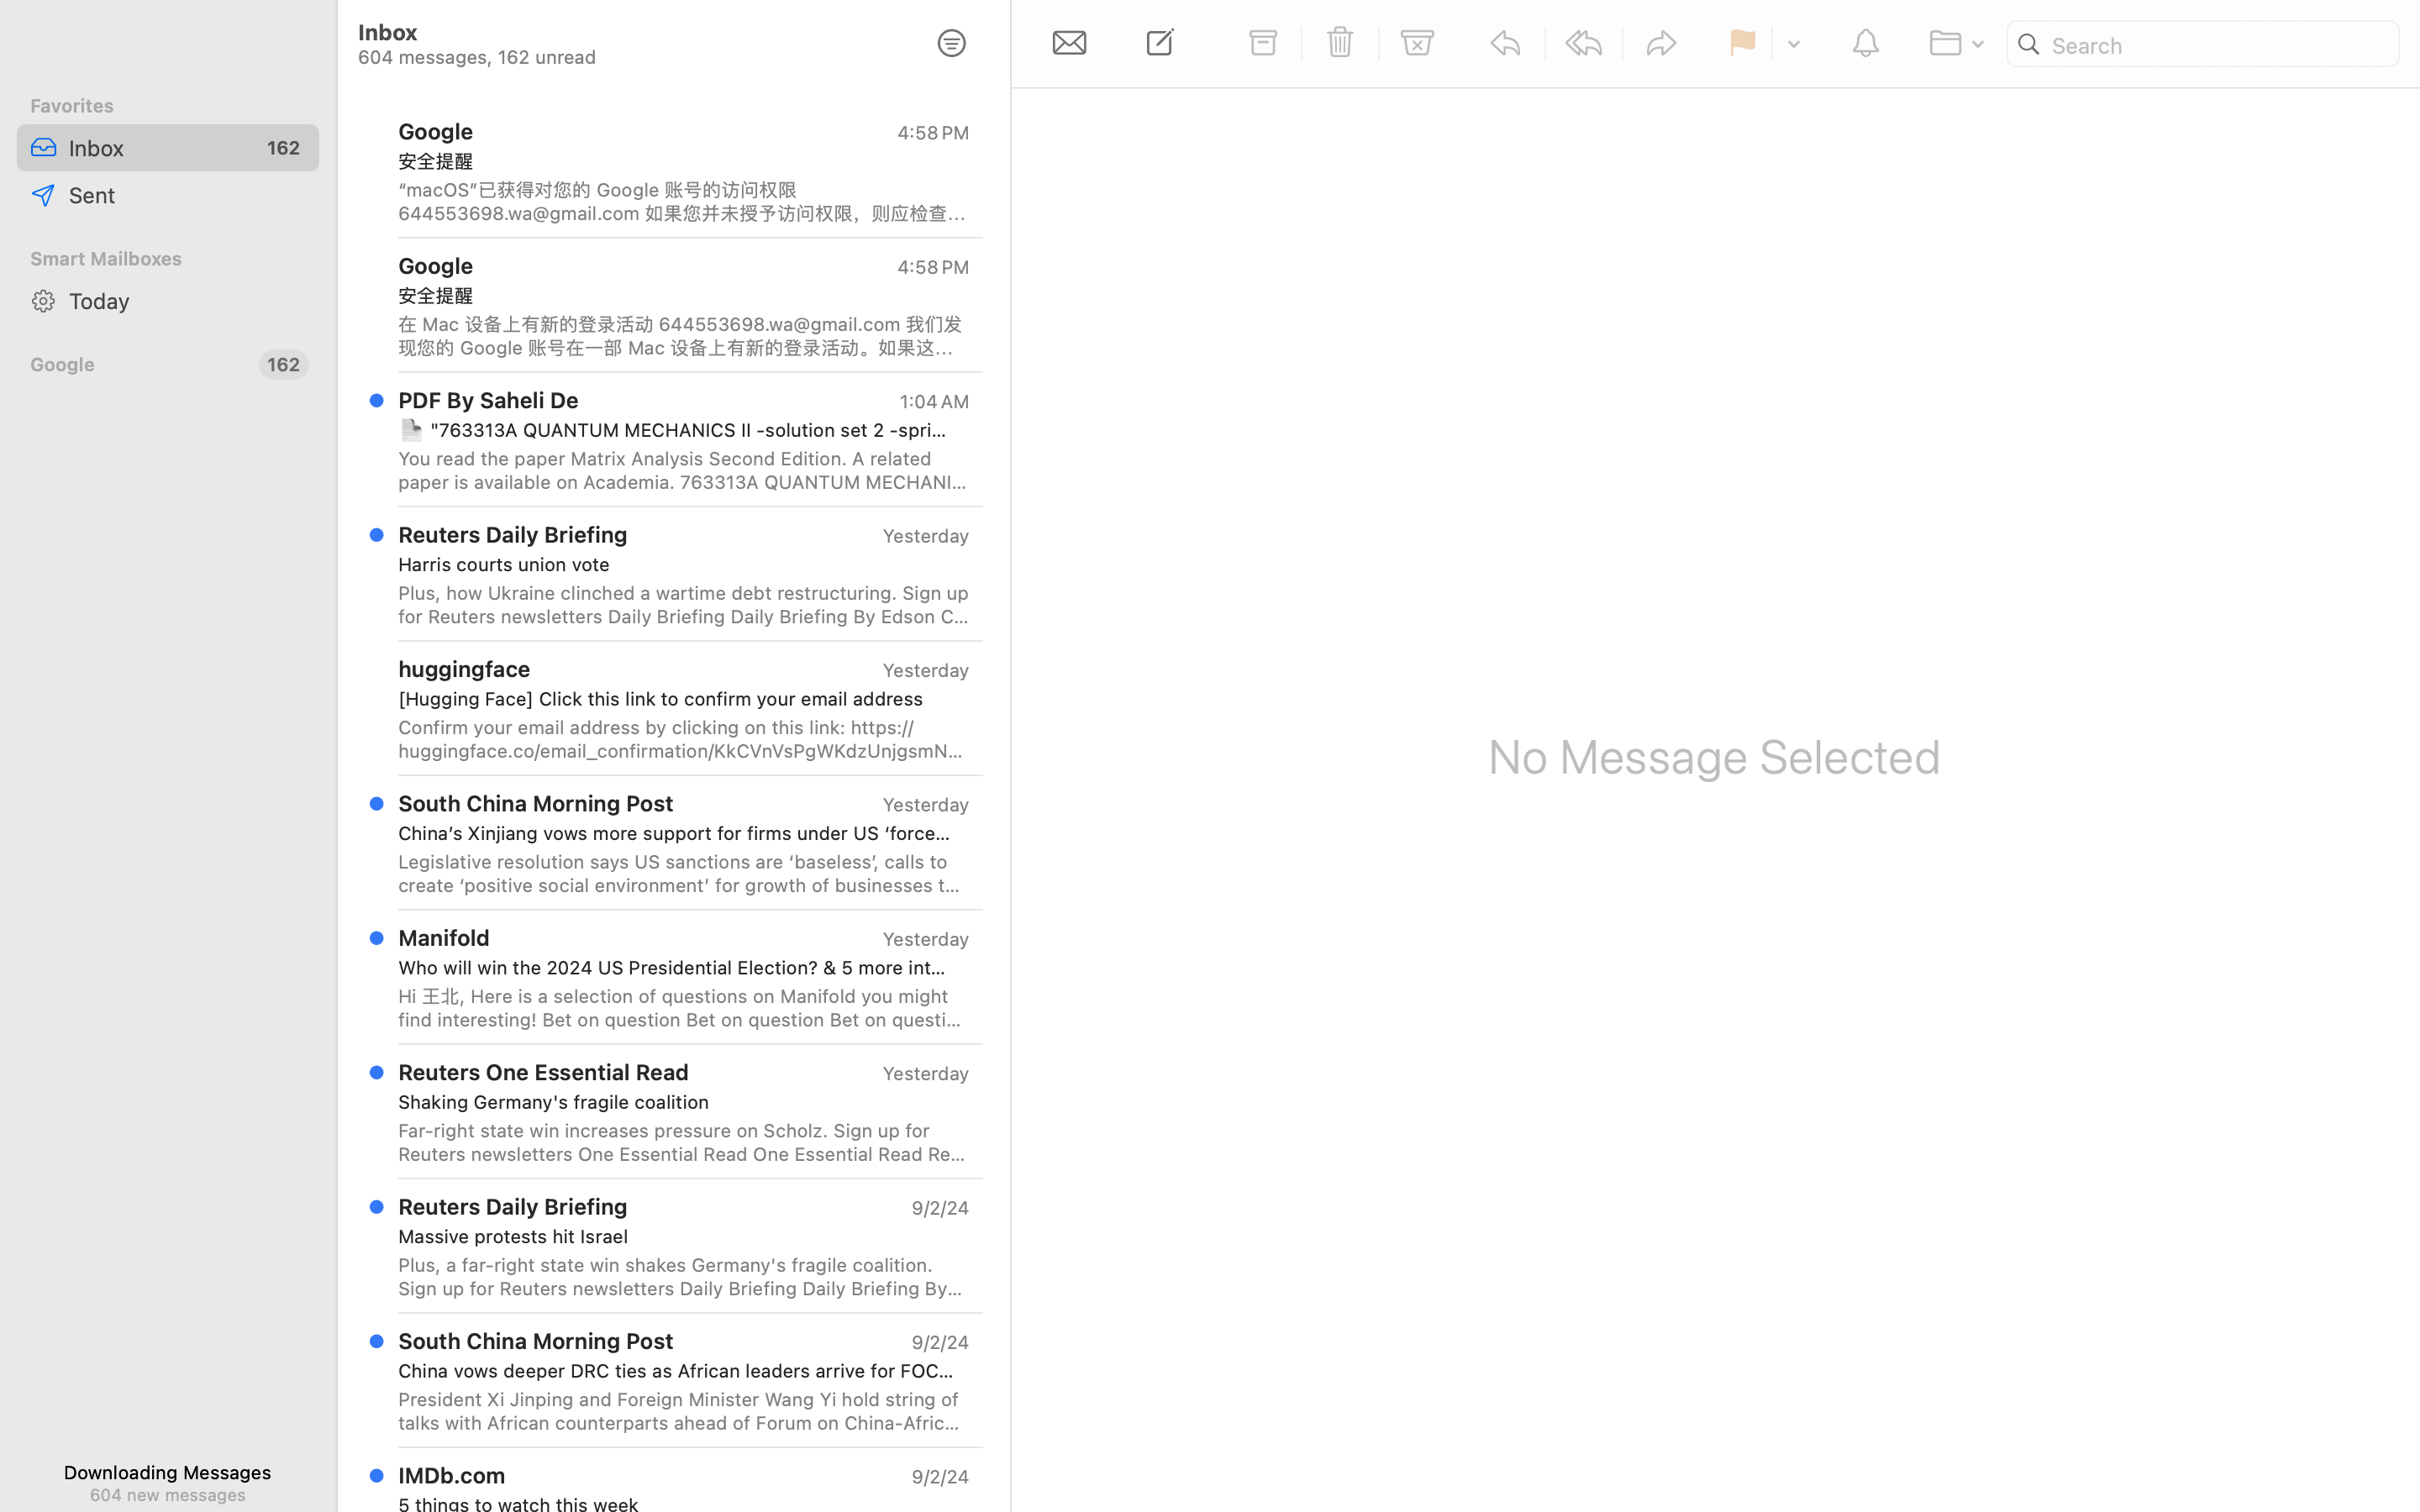 This screenshot has width=2420, height=1512. I want to click on 'Today', so click(187, 300).